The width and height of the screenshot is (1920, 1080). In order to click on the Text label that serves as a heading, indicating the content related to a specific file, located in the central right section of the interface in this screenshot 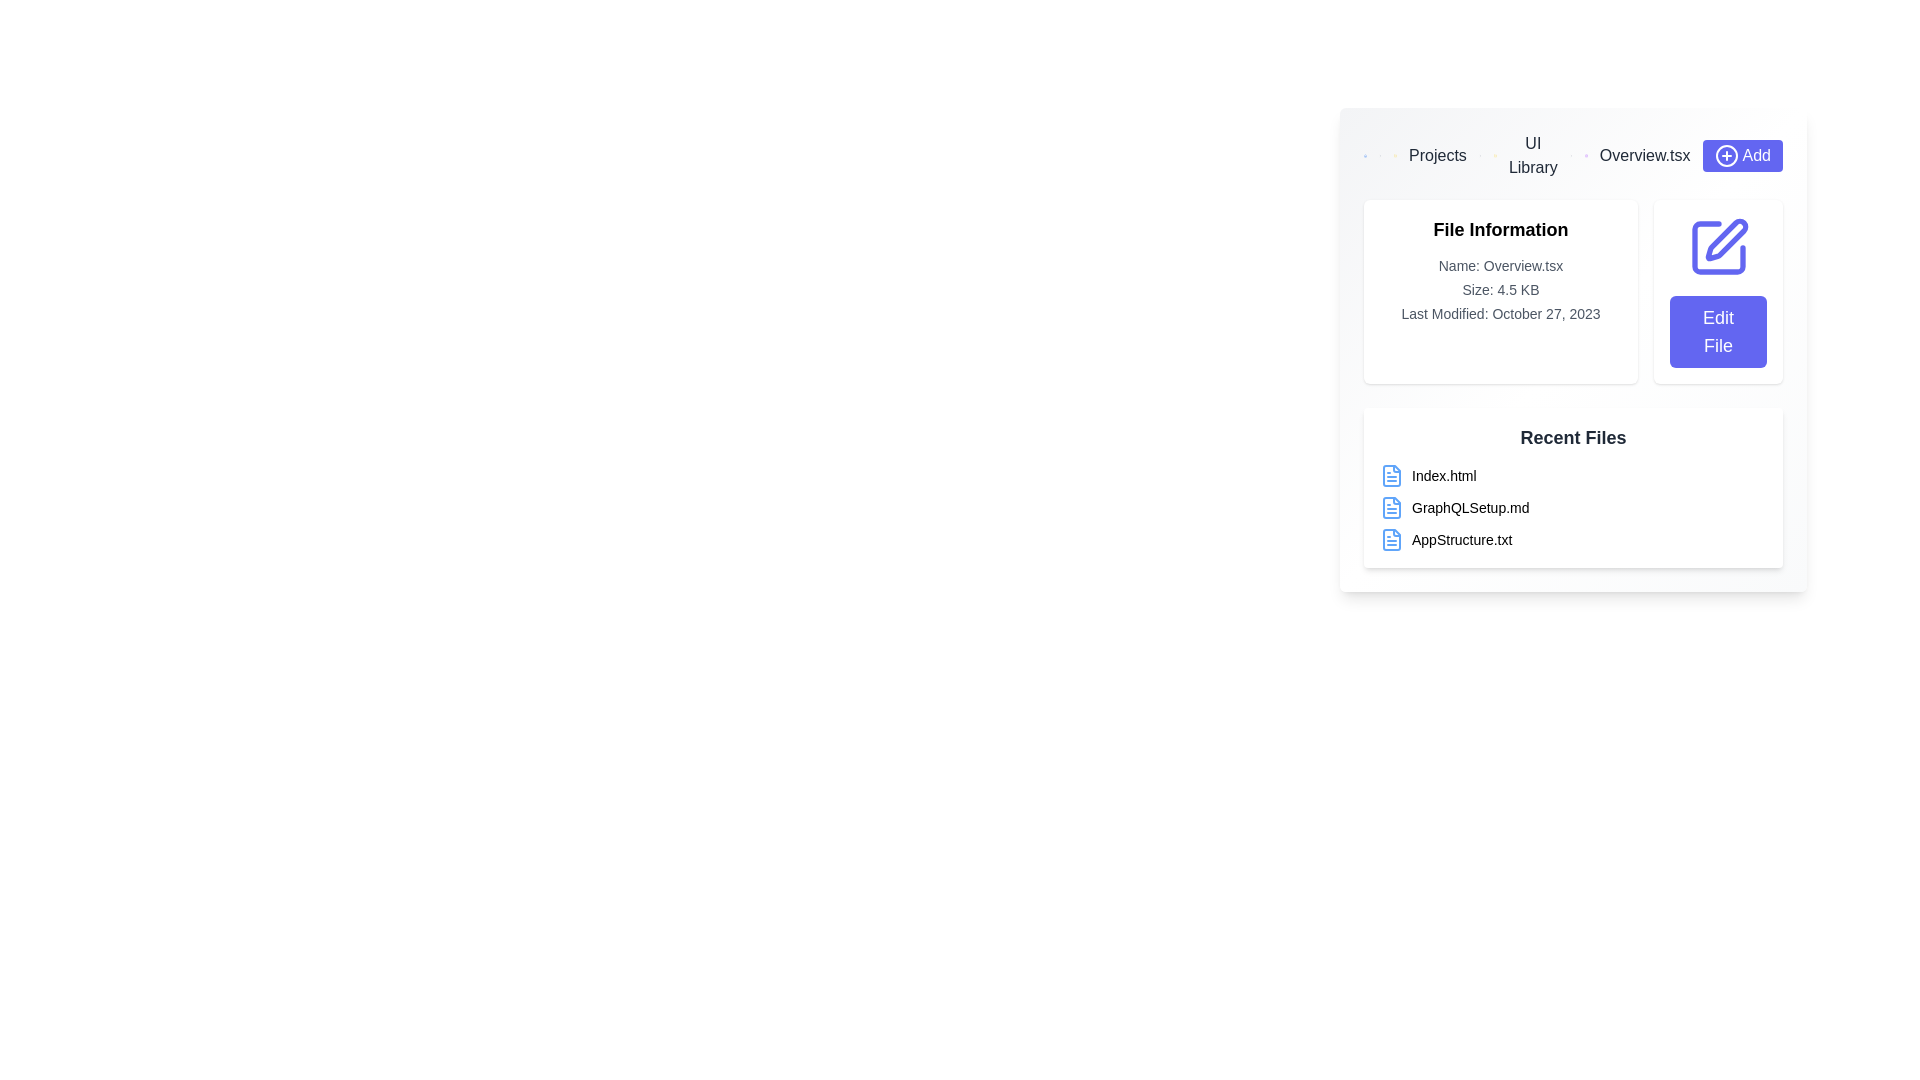, I will do `click(1501, 229)`.